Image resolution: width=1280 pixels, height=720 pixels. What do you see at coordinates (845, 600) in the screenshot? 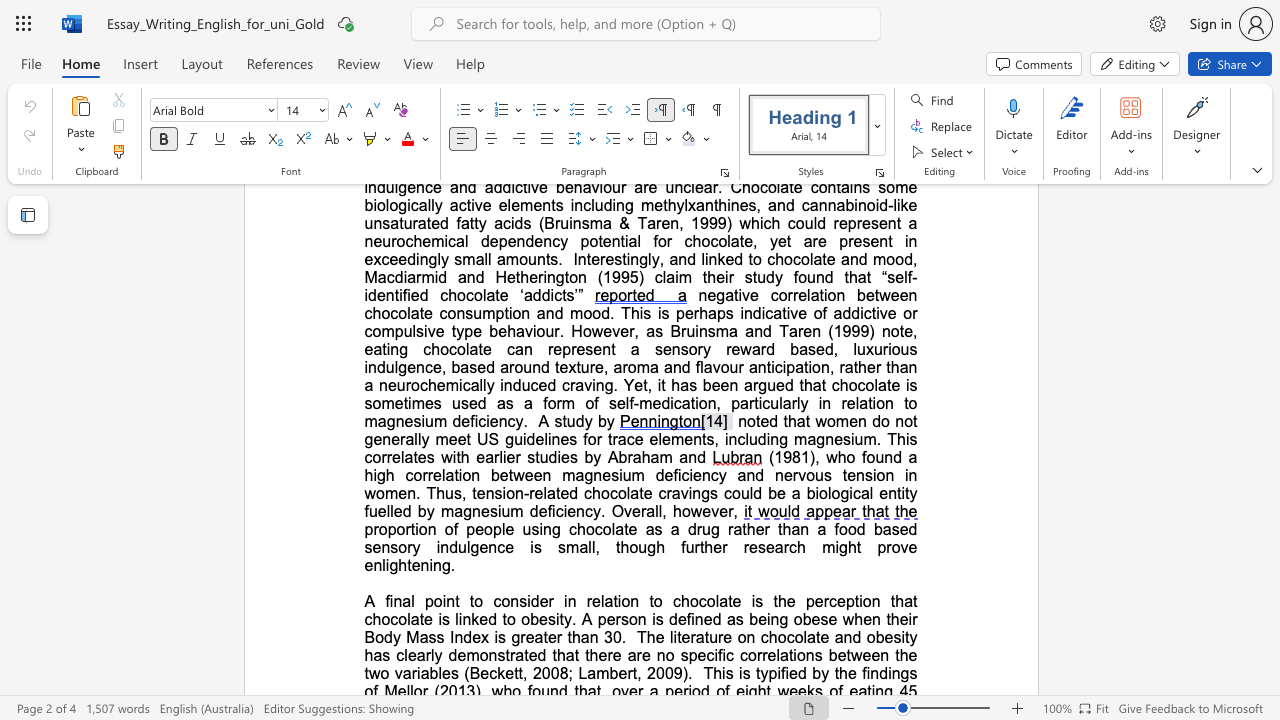
I see `the subset text "ption" within the text "perception"` at bounding box center [845, 600].